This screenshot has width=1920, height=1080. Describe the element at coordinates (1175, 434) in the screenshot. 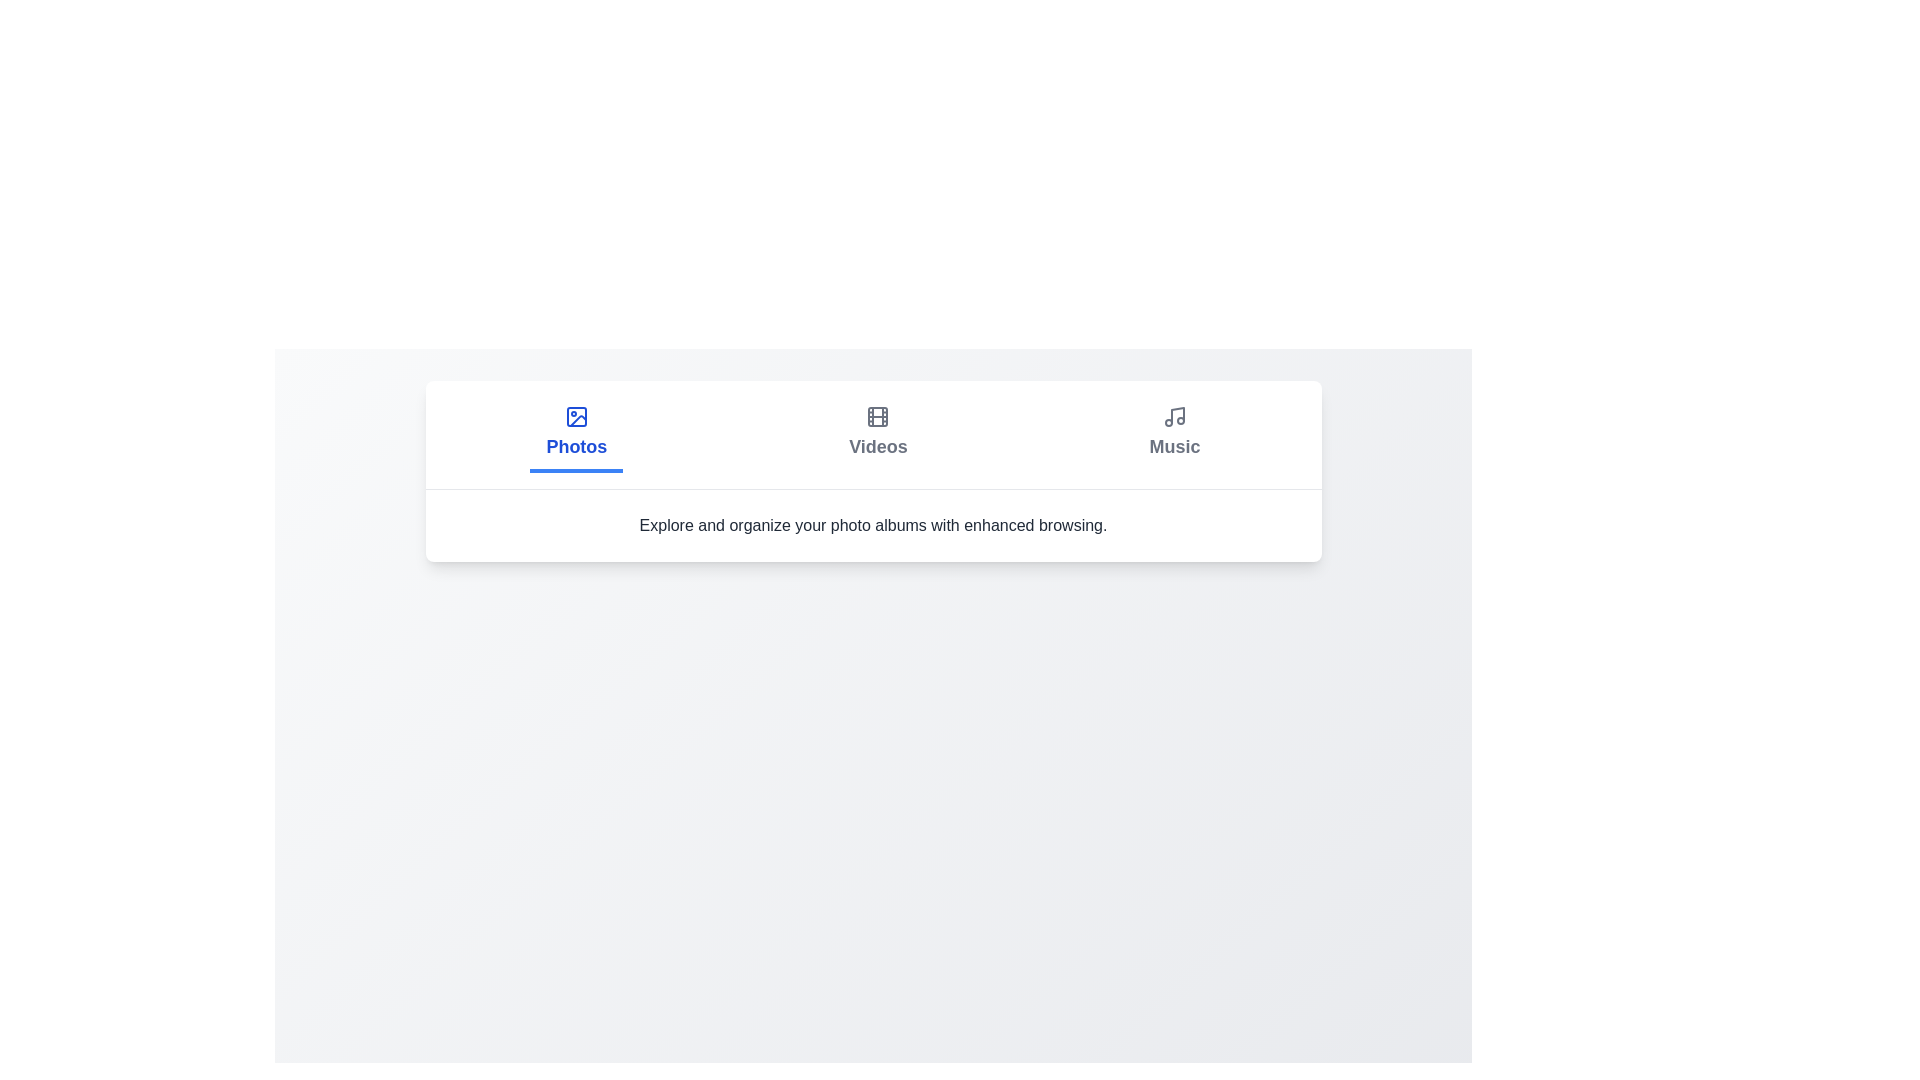

I see `the Music tab to trigger its hover effect` at that location.